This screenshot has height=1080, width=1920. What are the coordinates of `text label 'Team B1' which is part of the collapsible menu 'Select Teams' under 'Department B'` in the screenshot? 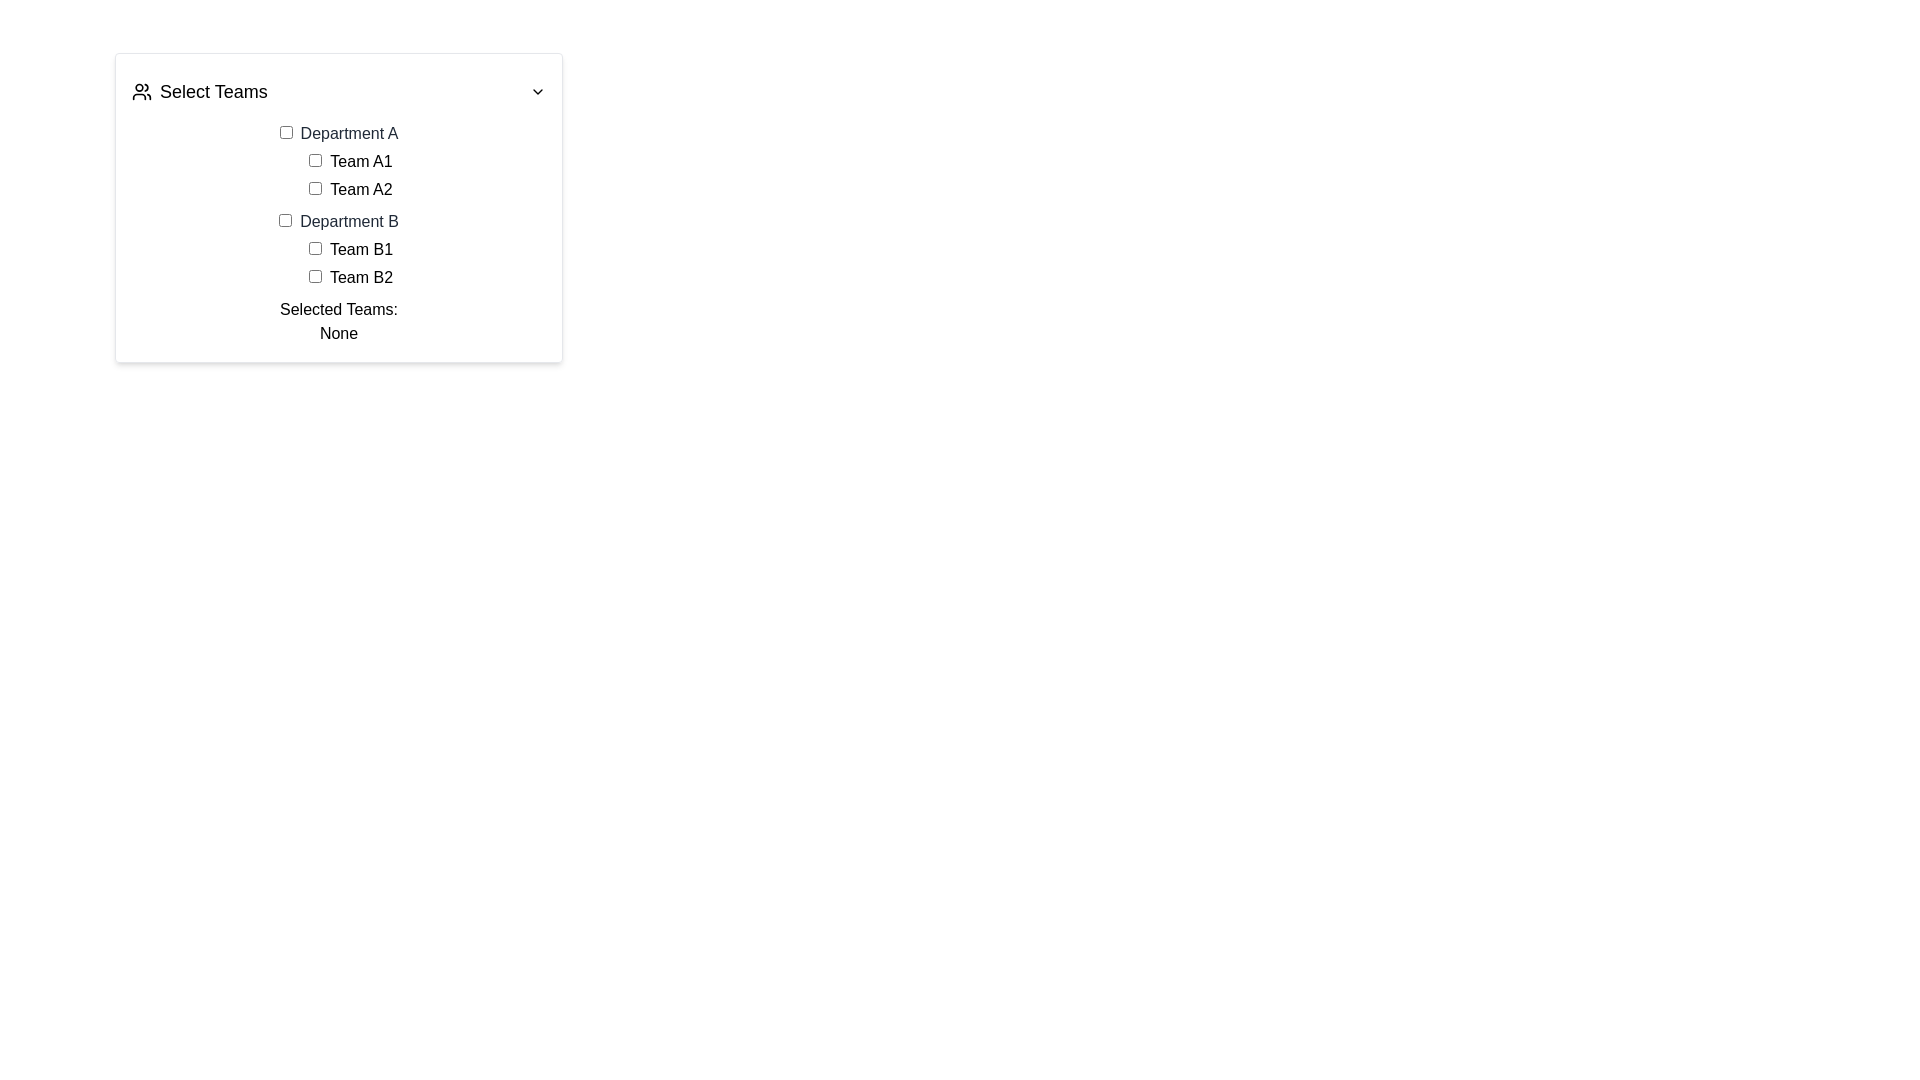 It's located at (361, 248).